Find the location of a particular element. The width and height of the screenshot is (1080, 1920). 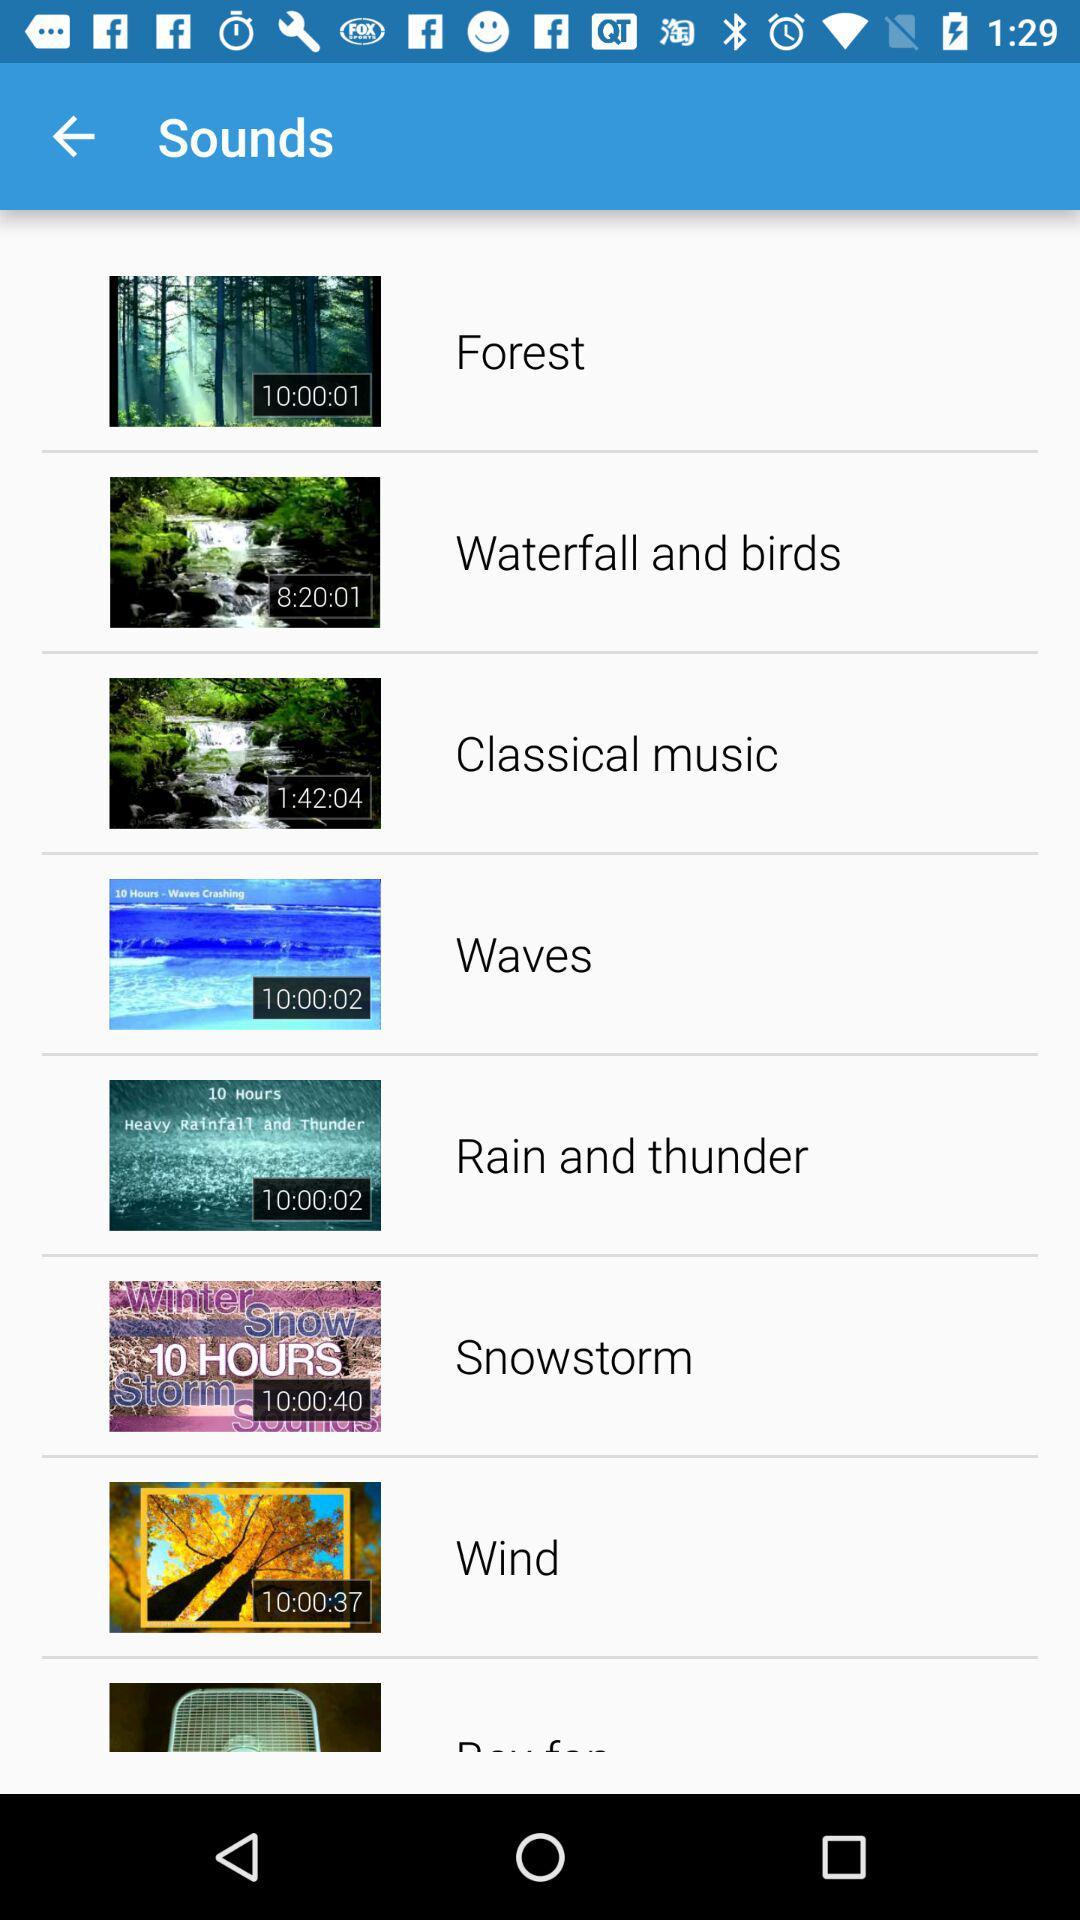

the waterfall and birds app is located at coordinates (739, 552).